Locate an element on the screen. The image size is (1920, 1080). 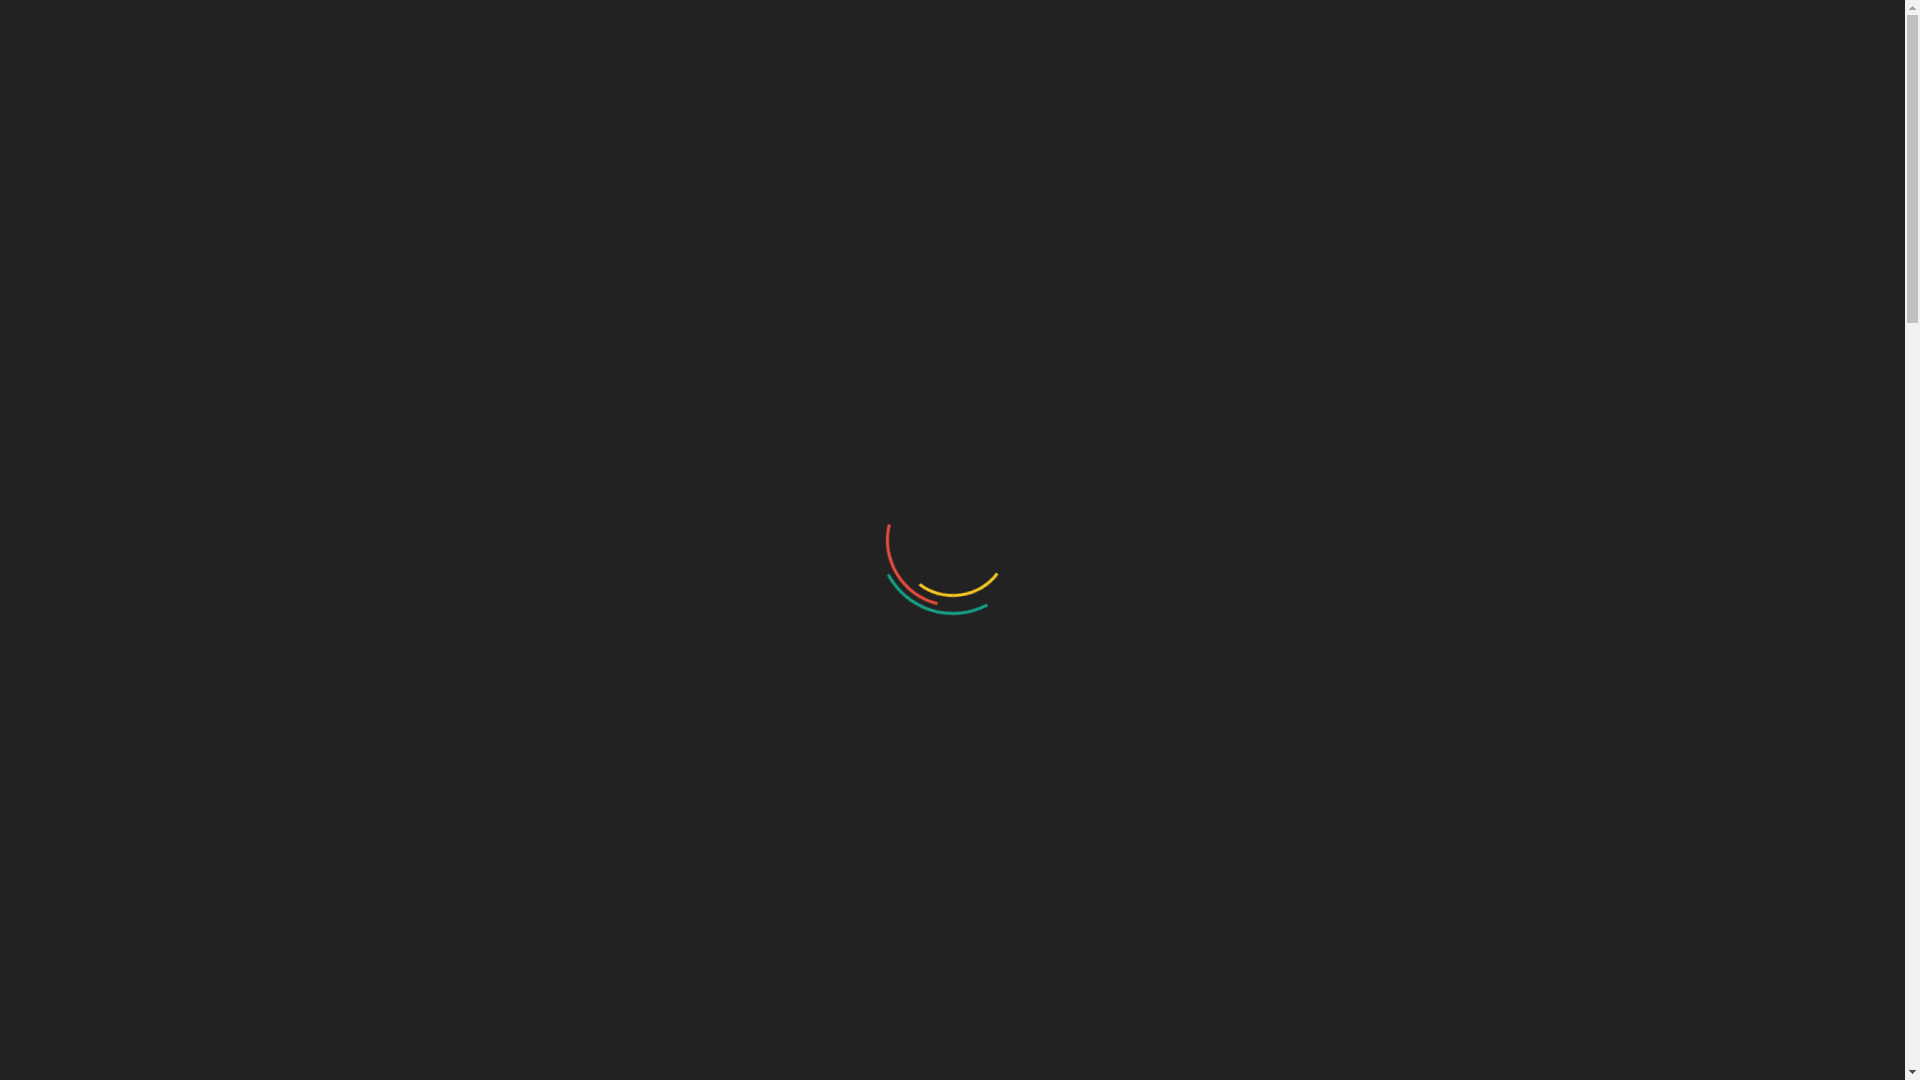
'equipe' is located at coordinates (37, 900).